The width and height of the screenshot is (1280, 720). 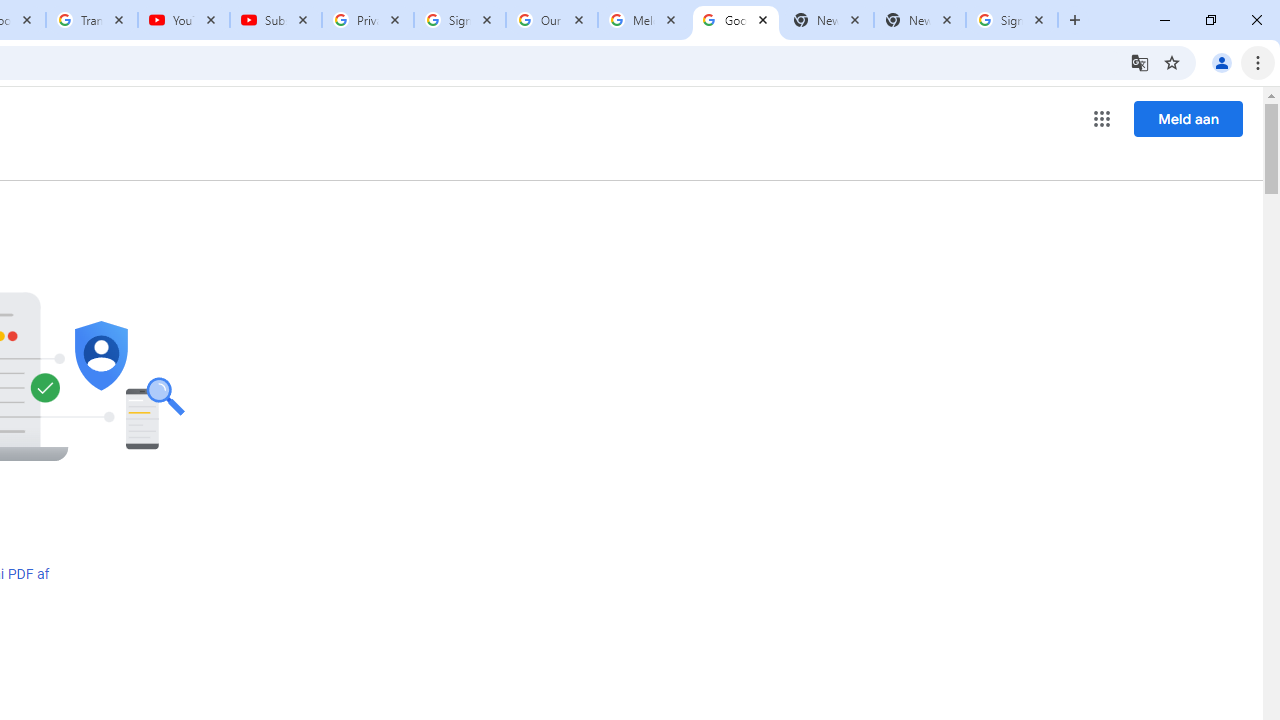 I want to click on 'Translate this page', so click(x=1139, y=61).